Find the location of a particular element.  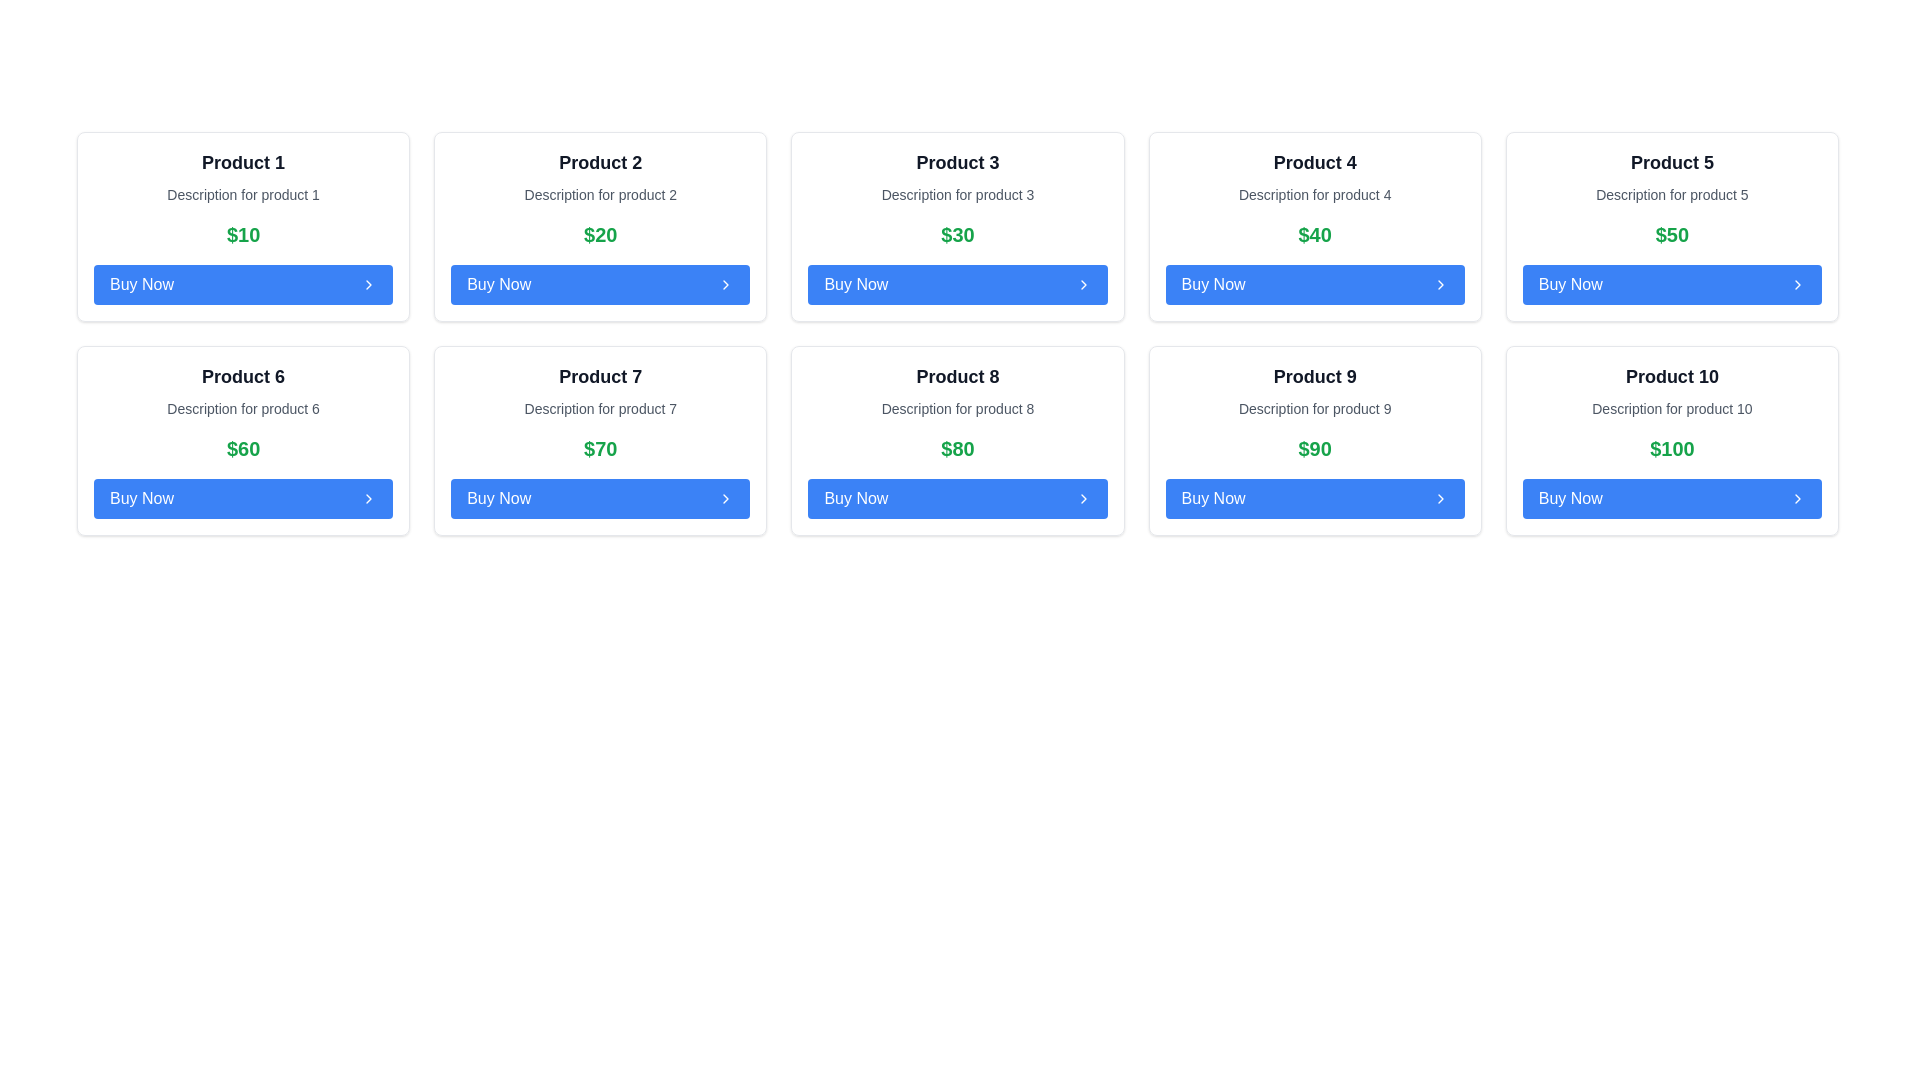

the text label that reads 'Description for product 3', which is styled in a small gray font and positioned below the title 'Product 3' and above the price '$30' is located at coordinates (957, 195).